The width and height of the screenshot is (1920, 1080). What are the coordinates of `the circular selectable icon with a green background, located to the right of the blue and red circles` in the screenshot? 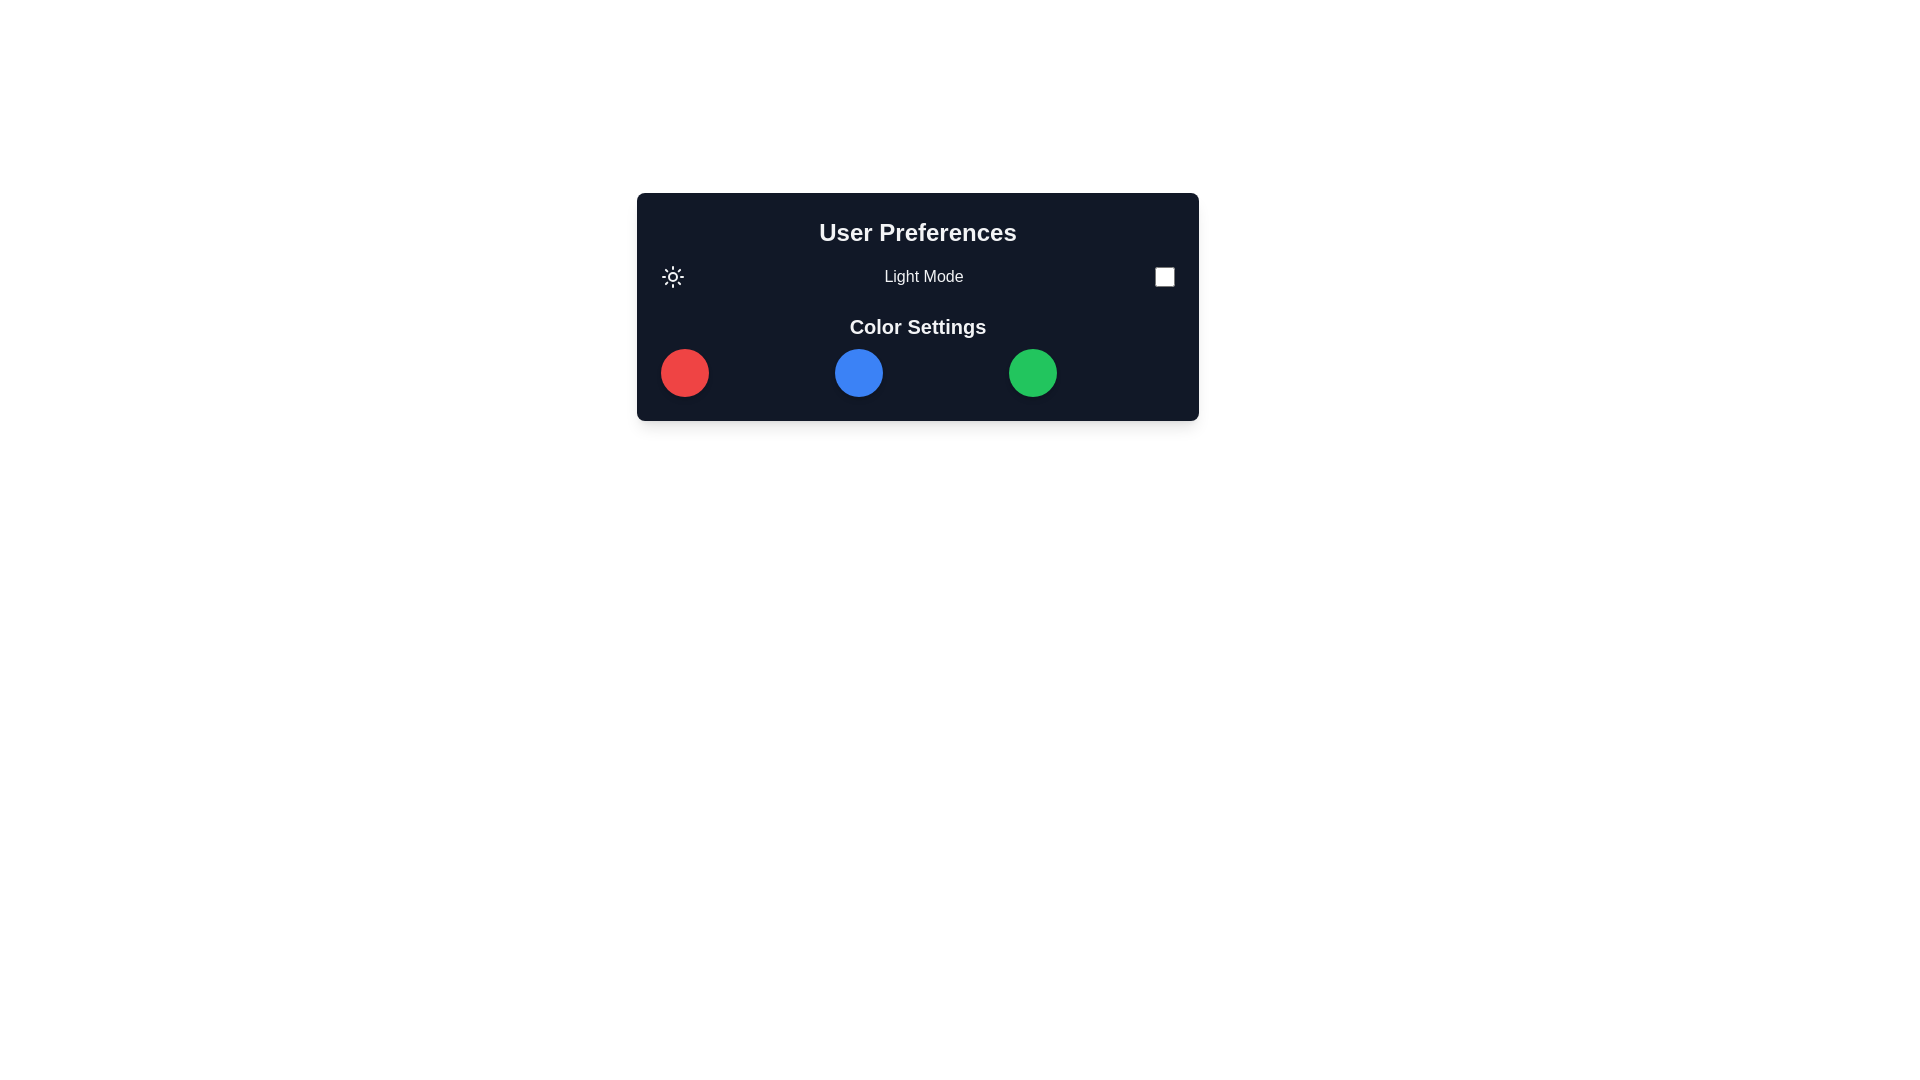 It's located at (1032, 373).